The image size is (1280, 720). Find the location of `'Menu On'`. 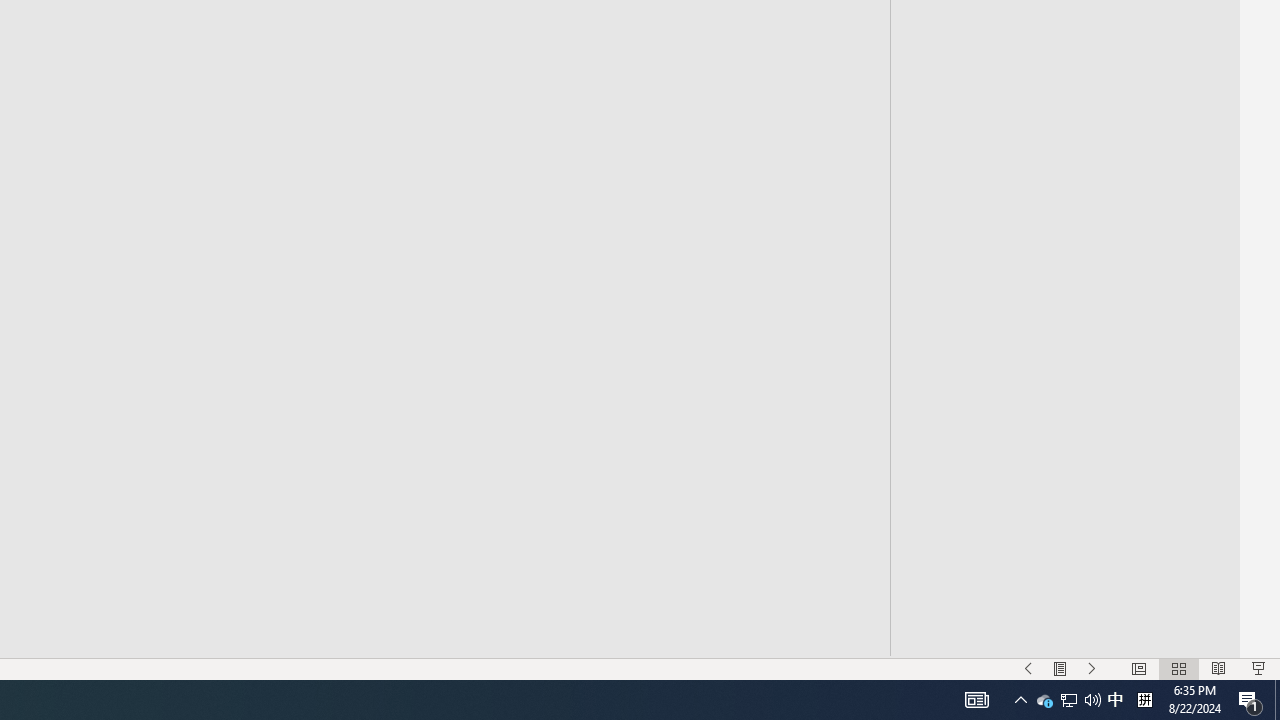

'Menu On' is located at coordinates (1059, 669).